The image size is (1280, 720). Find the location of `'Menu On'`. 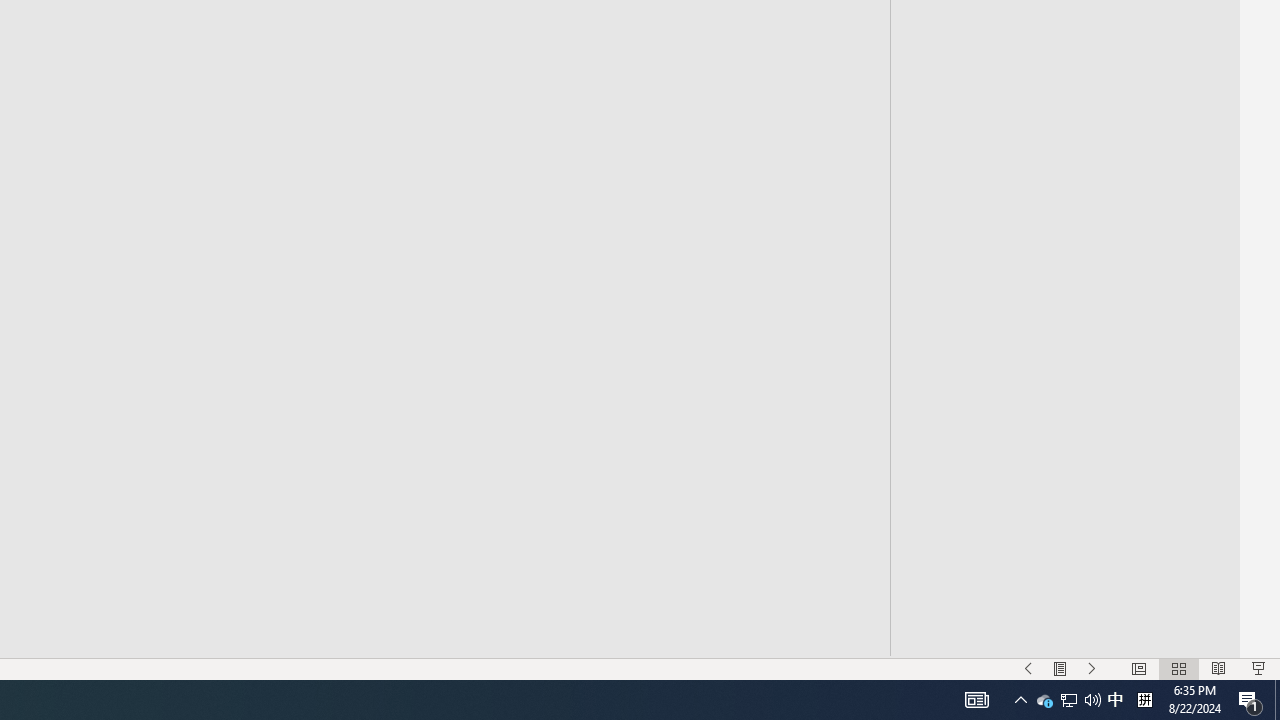

'Menu On' is located at coordinates (1059, 669).